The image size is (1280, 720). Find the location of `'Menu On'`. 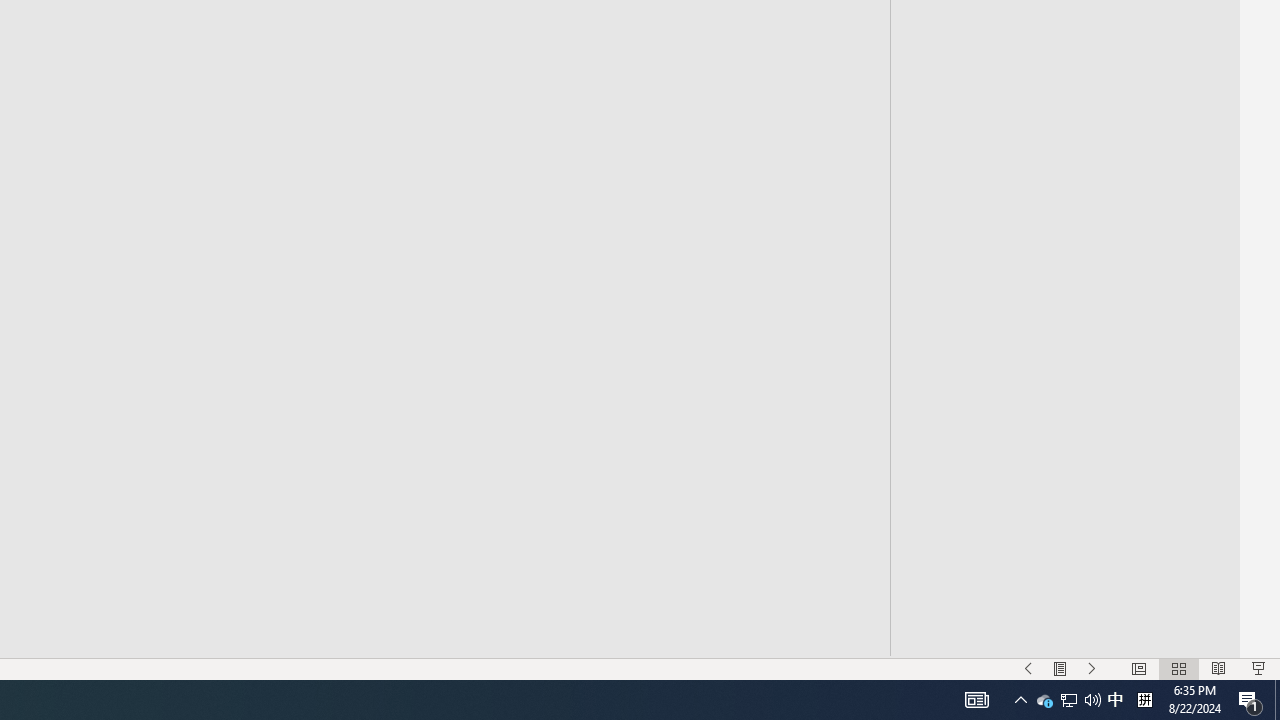

'Menu On' is located at coordinates (1059, 669).